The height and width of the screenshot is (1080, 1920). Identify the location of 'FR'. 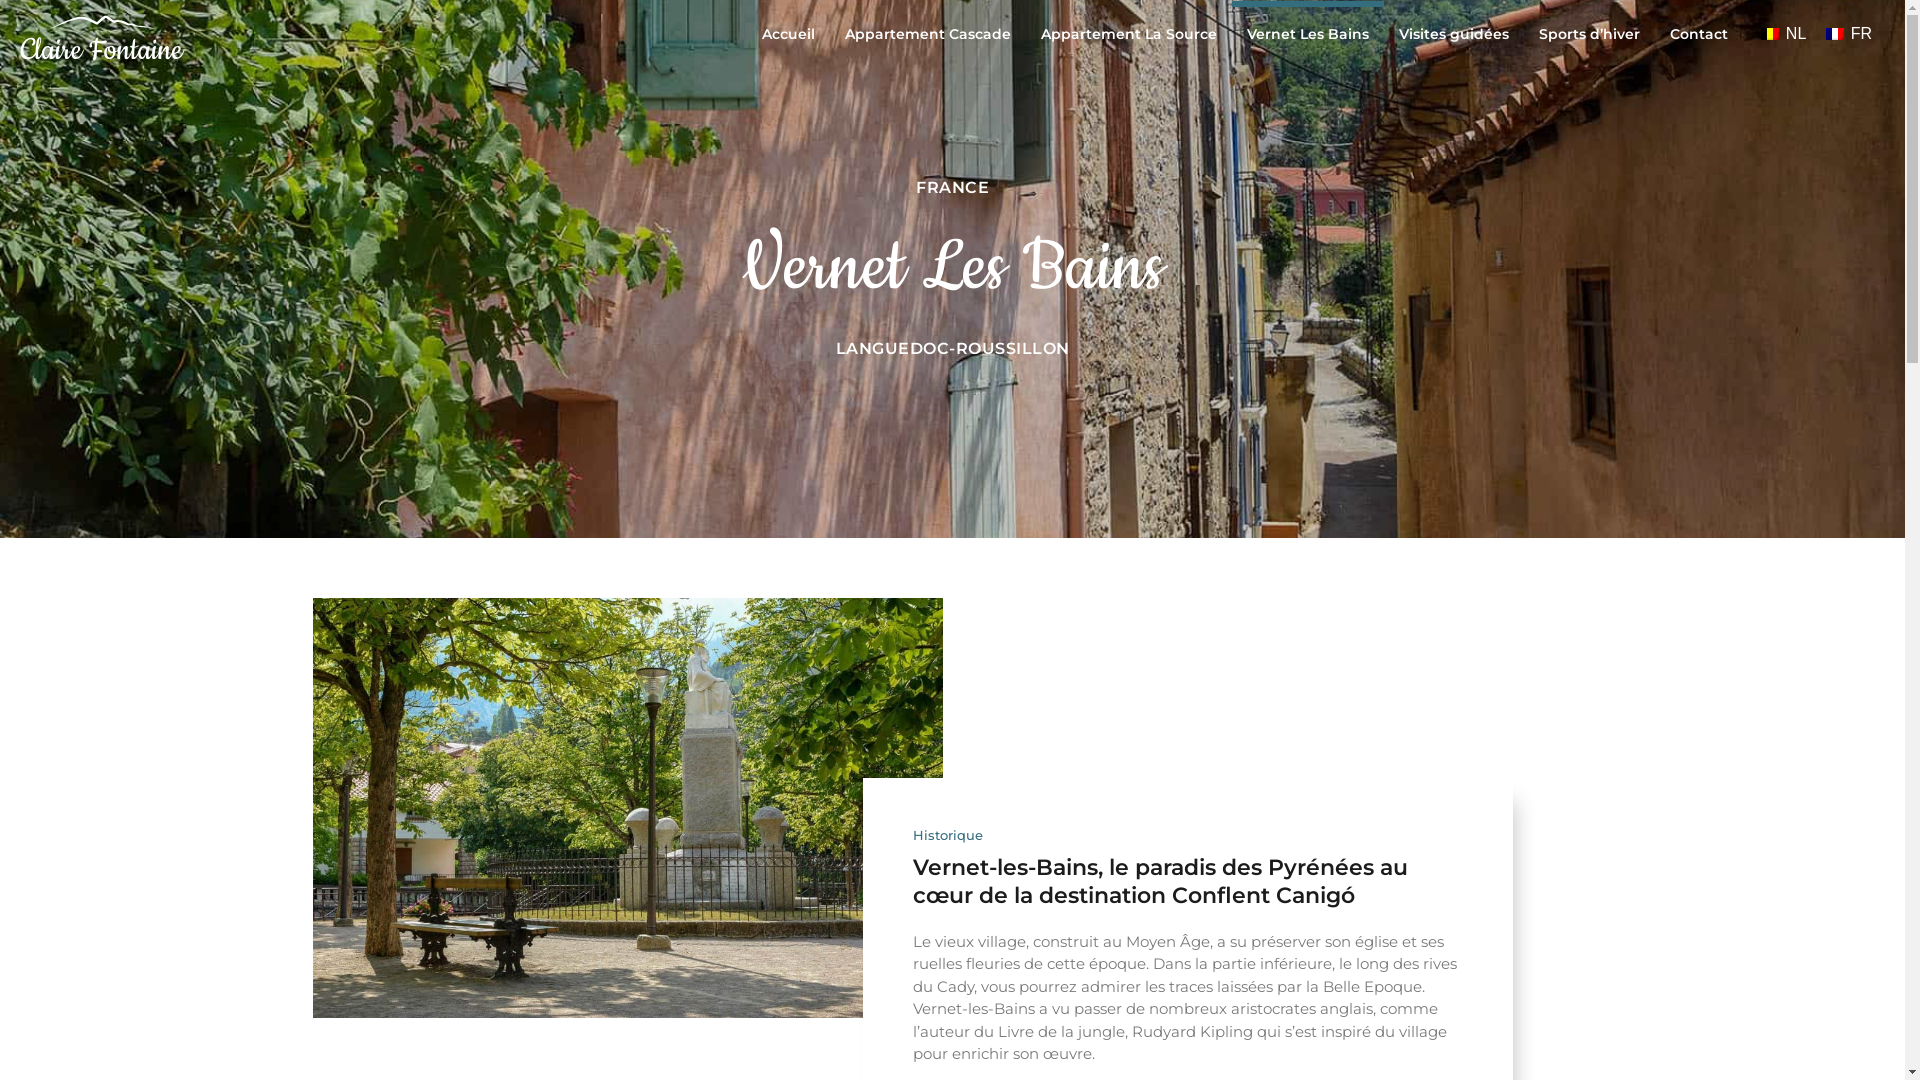
(1847, 34).